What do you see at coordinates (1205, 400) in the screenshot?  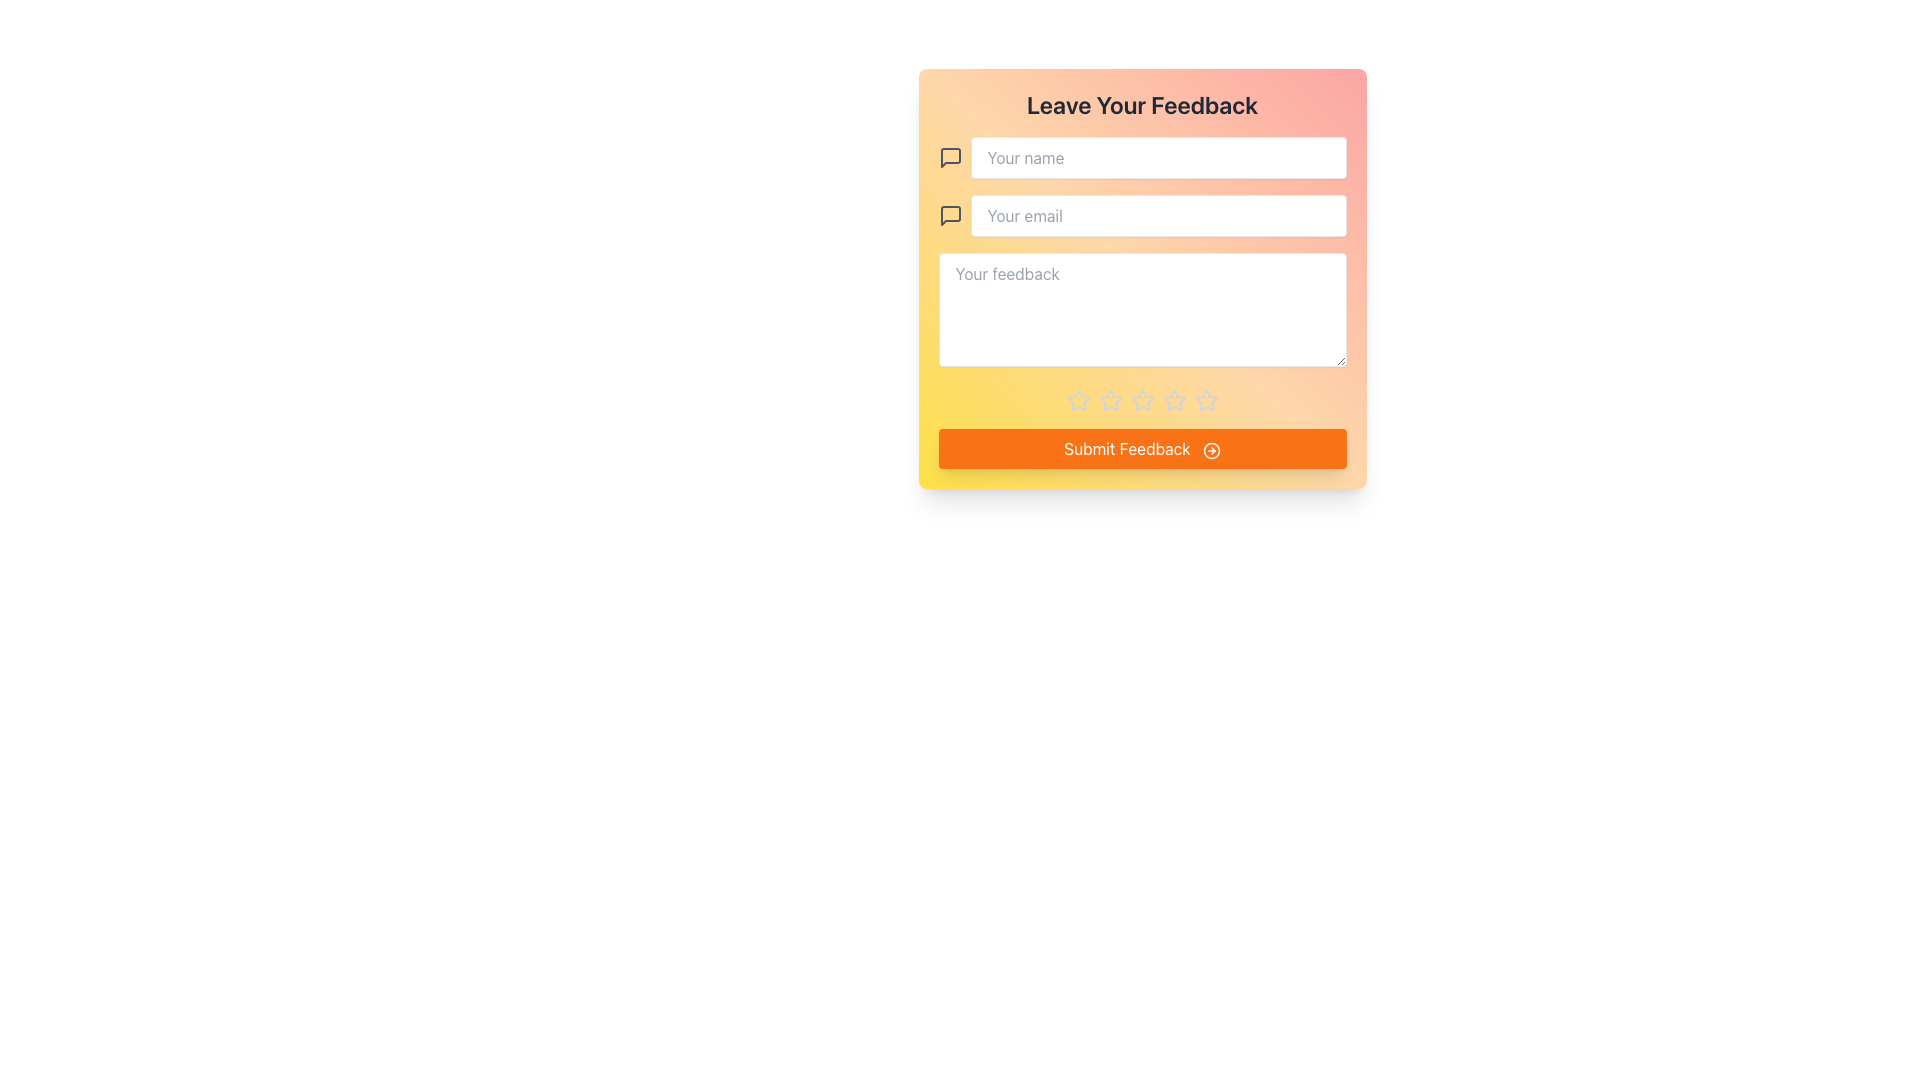 I see `the fourth star in the rating system, which is part of a five-star feedback mechanism located below the feedback input field and above the 'Submit Feedback' button` at bounding box center [1205, 400].